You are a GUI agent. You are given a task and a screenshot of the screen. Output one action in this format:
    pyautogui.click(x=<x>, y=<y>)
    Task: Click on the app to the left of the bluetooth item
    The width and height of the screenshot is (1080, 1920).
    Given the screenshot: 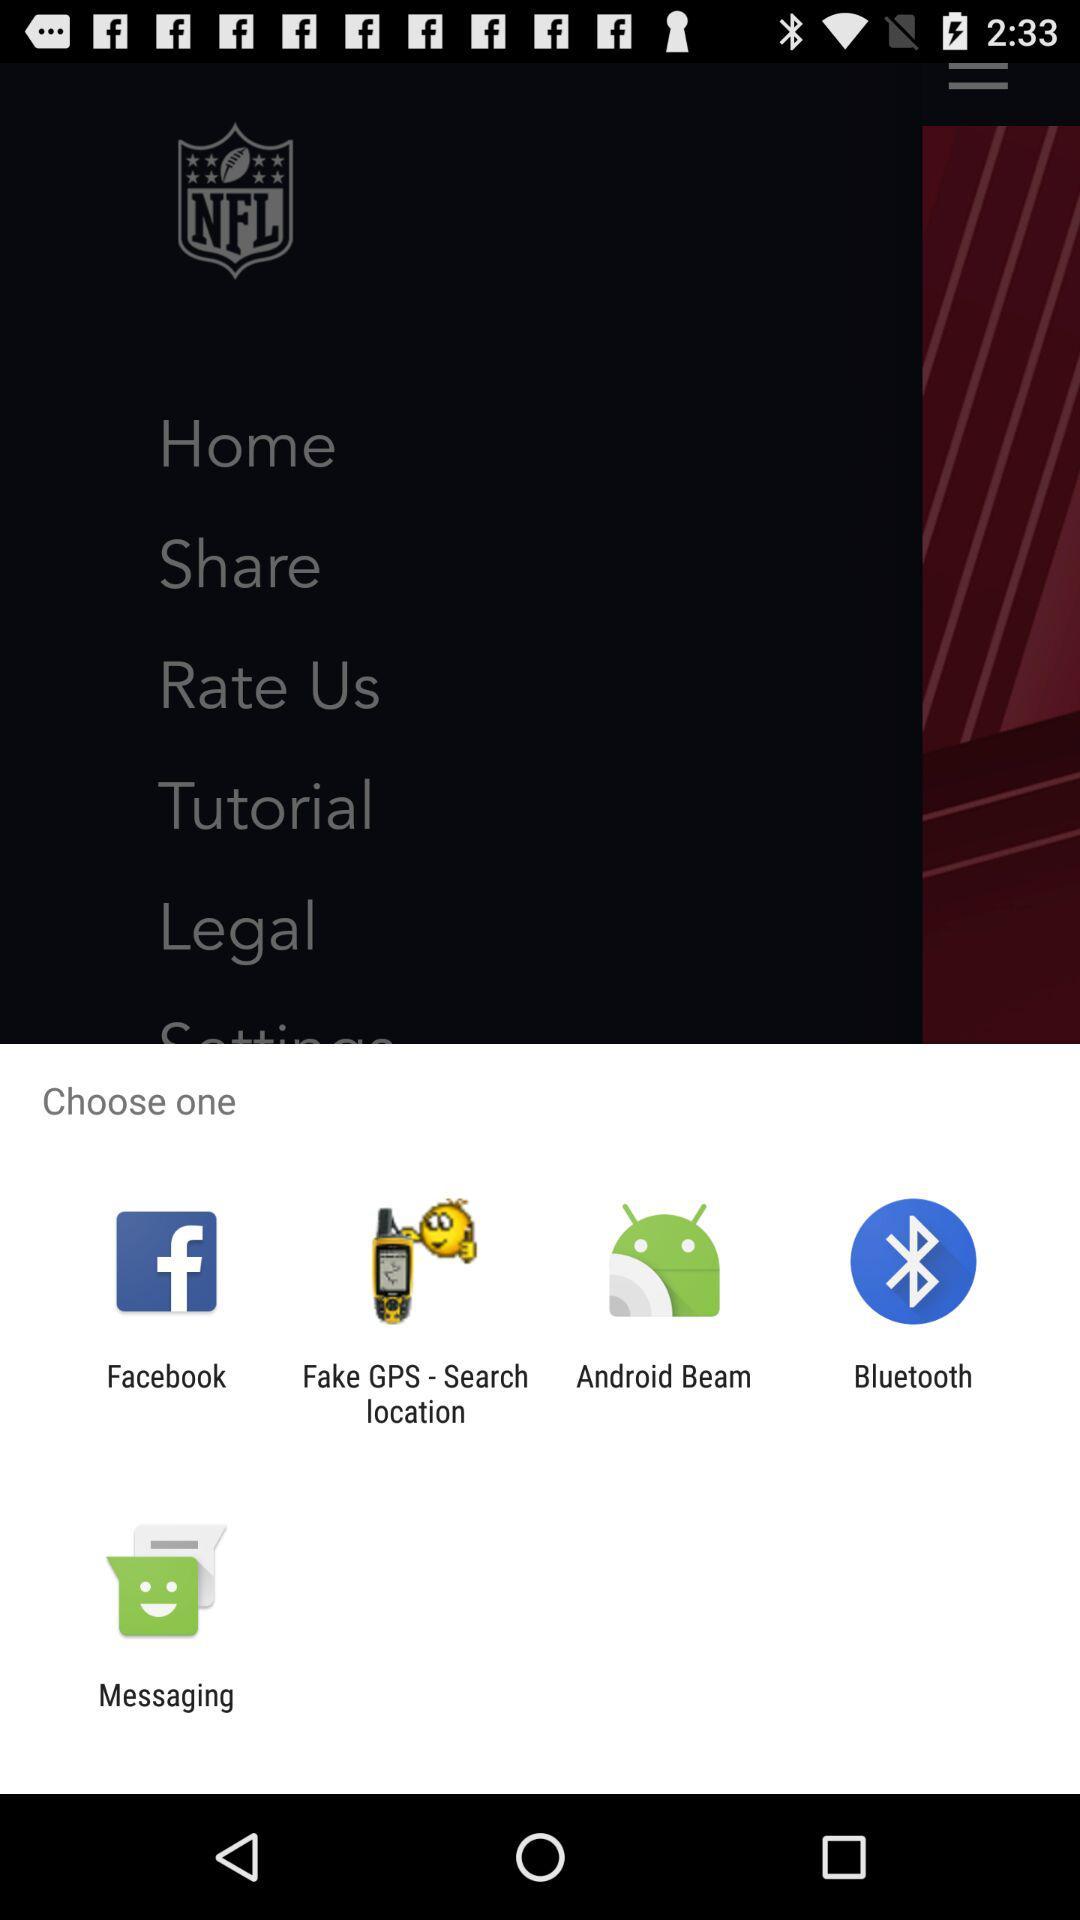 What is the action you would take?
    pyautogui.click(x=664, y=1392)
    